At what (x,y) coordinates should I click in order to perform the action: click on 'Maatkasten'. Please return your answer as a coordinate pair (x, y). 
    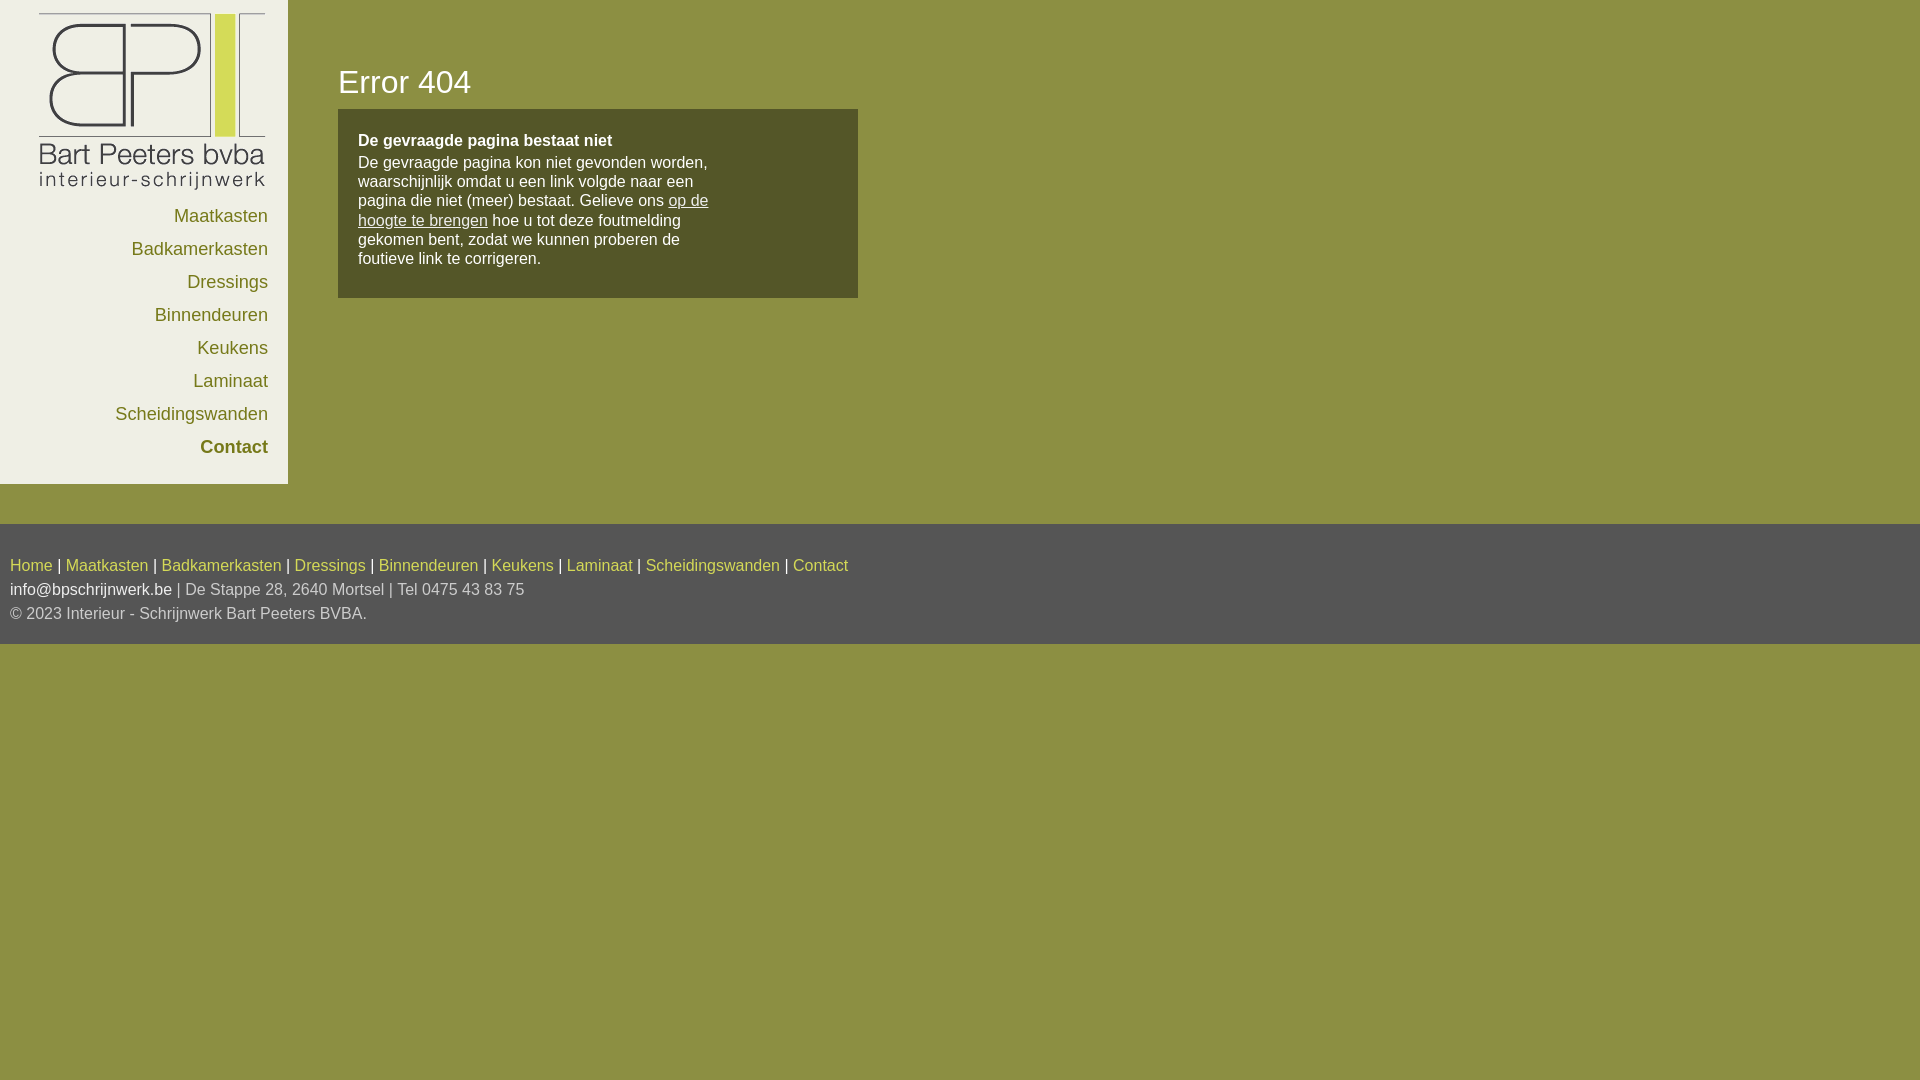
    Looking at the image, I should click on (106, 565).